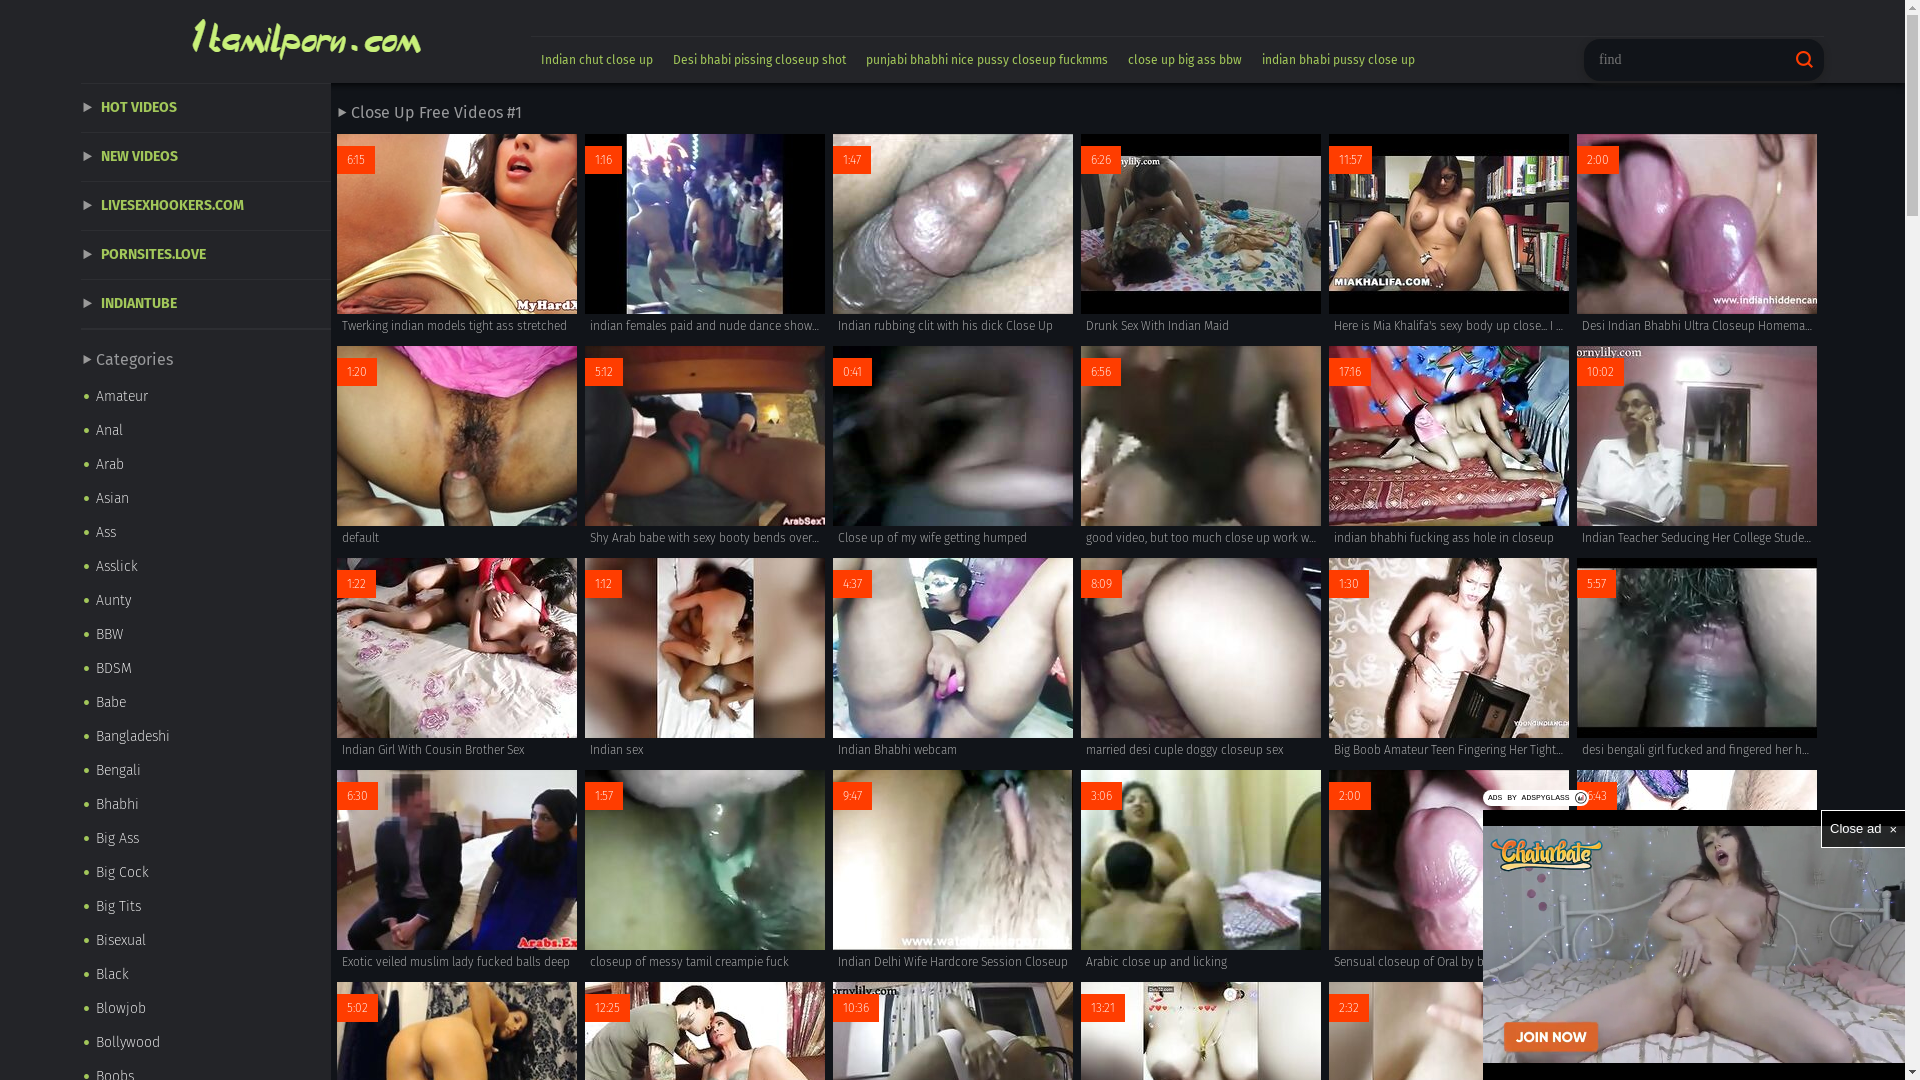 Image resolution: width=1920 pixels, height=1080 pixels. Describe the element at coordinates (1200, 234) in the screenshot. I see `'6:26` at that location.